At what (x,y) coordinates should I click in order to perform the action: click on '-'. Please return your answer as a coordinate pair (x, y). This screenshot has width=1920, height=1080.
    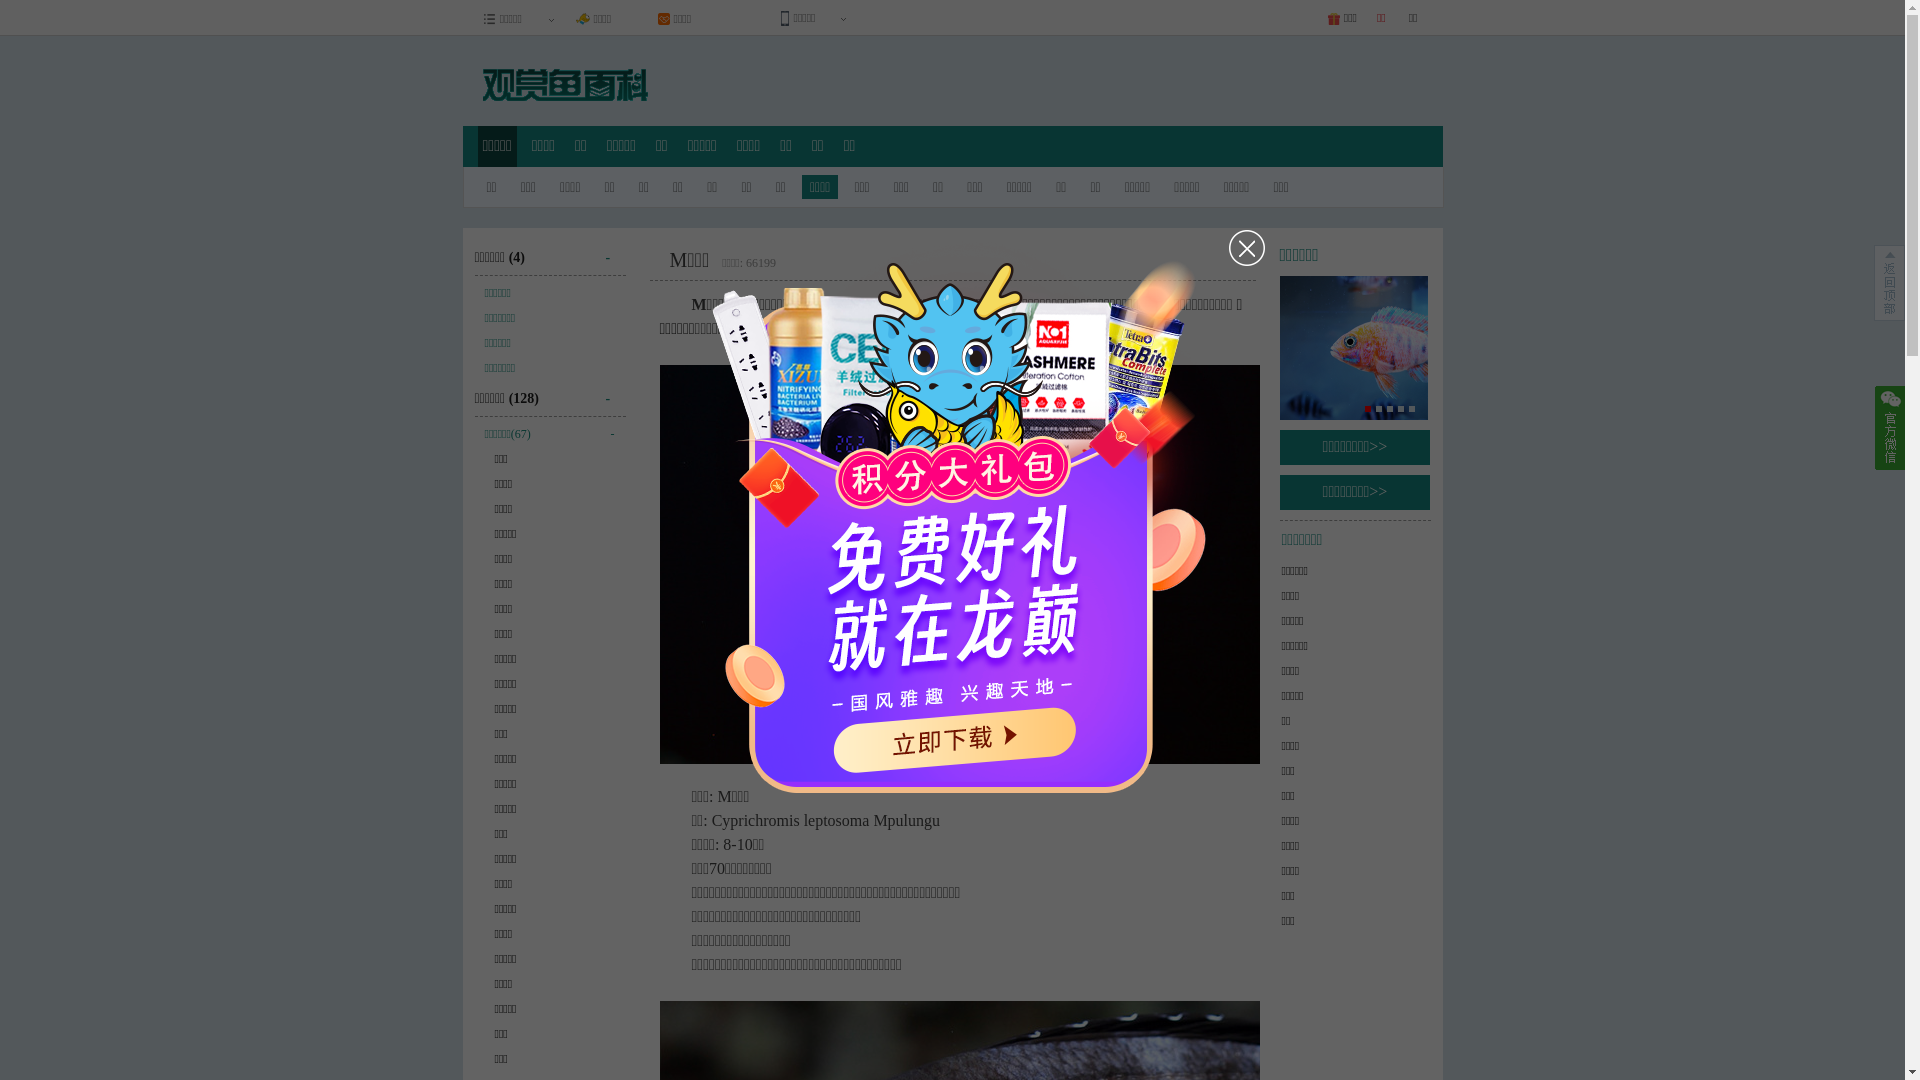
    Looking at the image, I should click on (614, 249).